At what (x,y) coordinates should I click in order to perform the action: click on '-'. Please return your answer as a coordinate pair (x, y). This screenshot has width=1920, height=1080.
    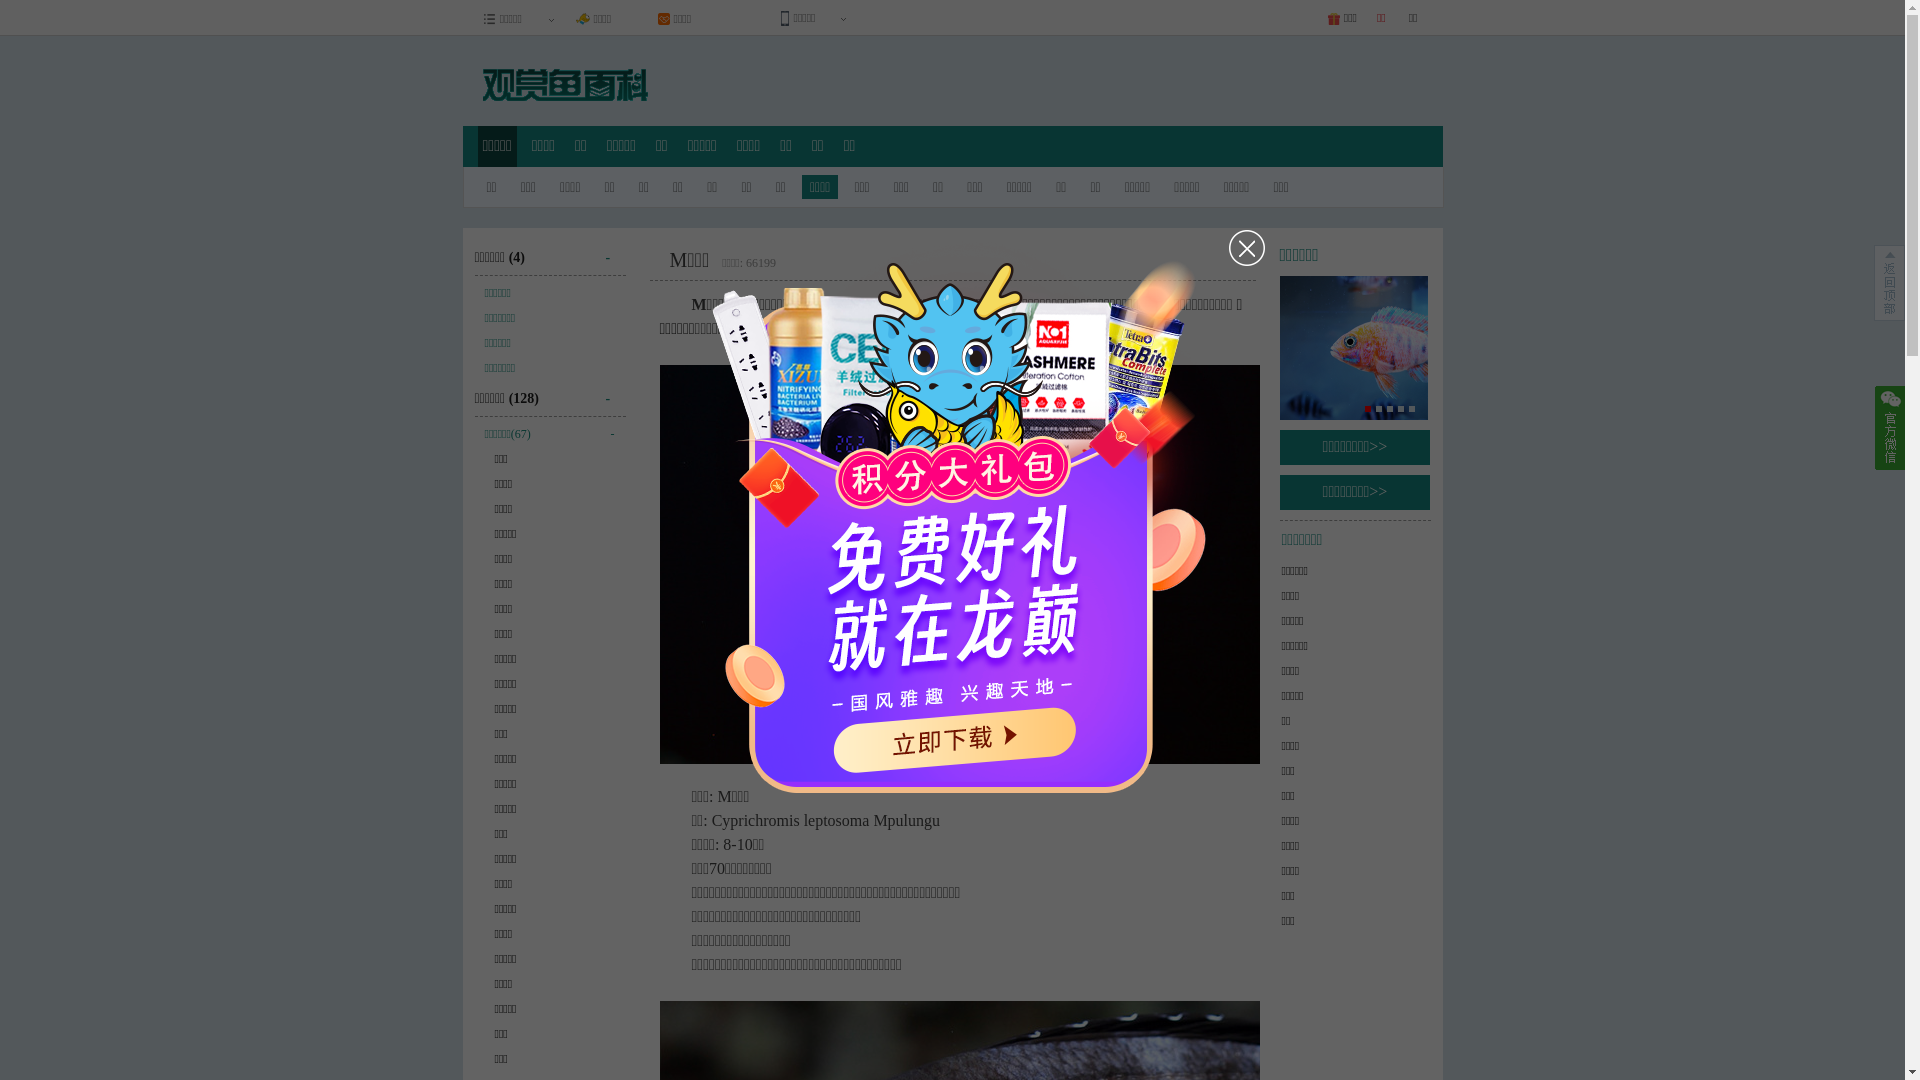
    Looking at the image, I should click on (614, 249).